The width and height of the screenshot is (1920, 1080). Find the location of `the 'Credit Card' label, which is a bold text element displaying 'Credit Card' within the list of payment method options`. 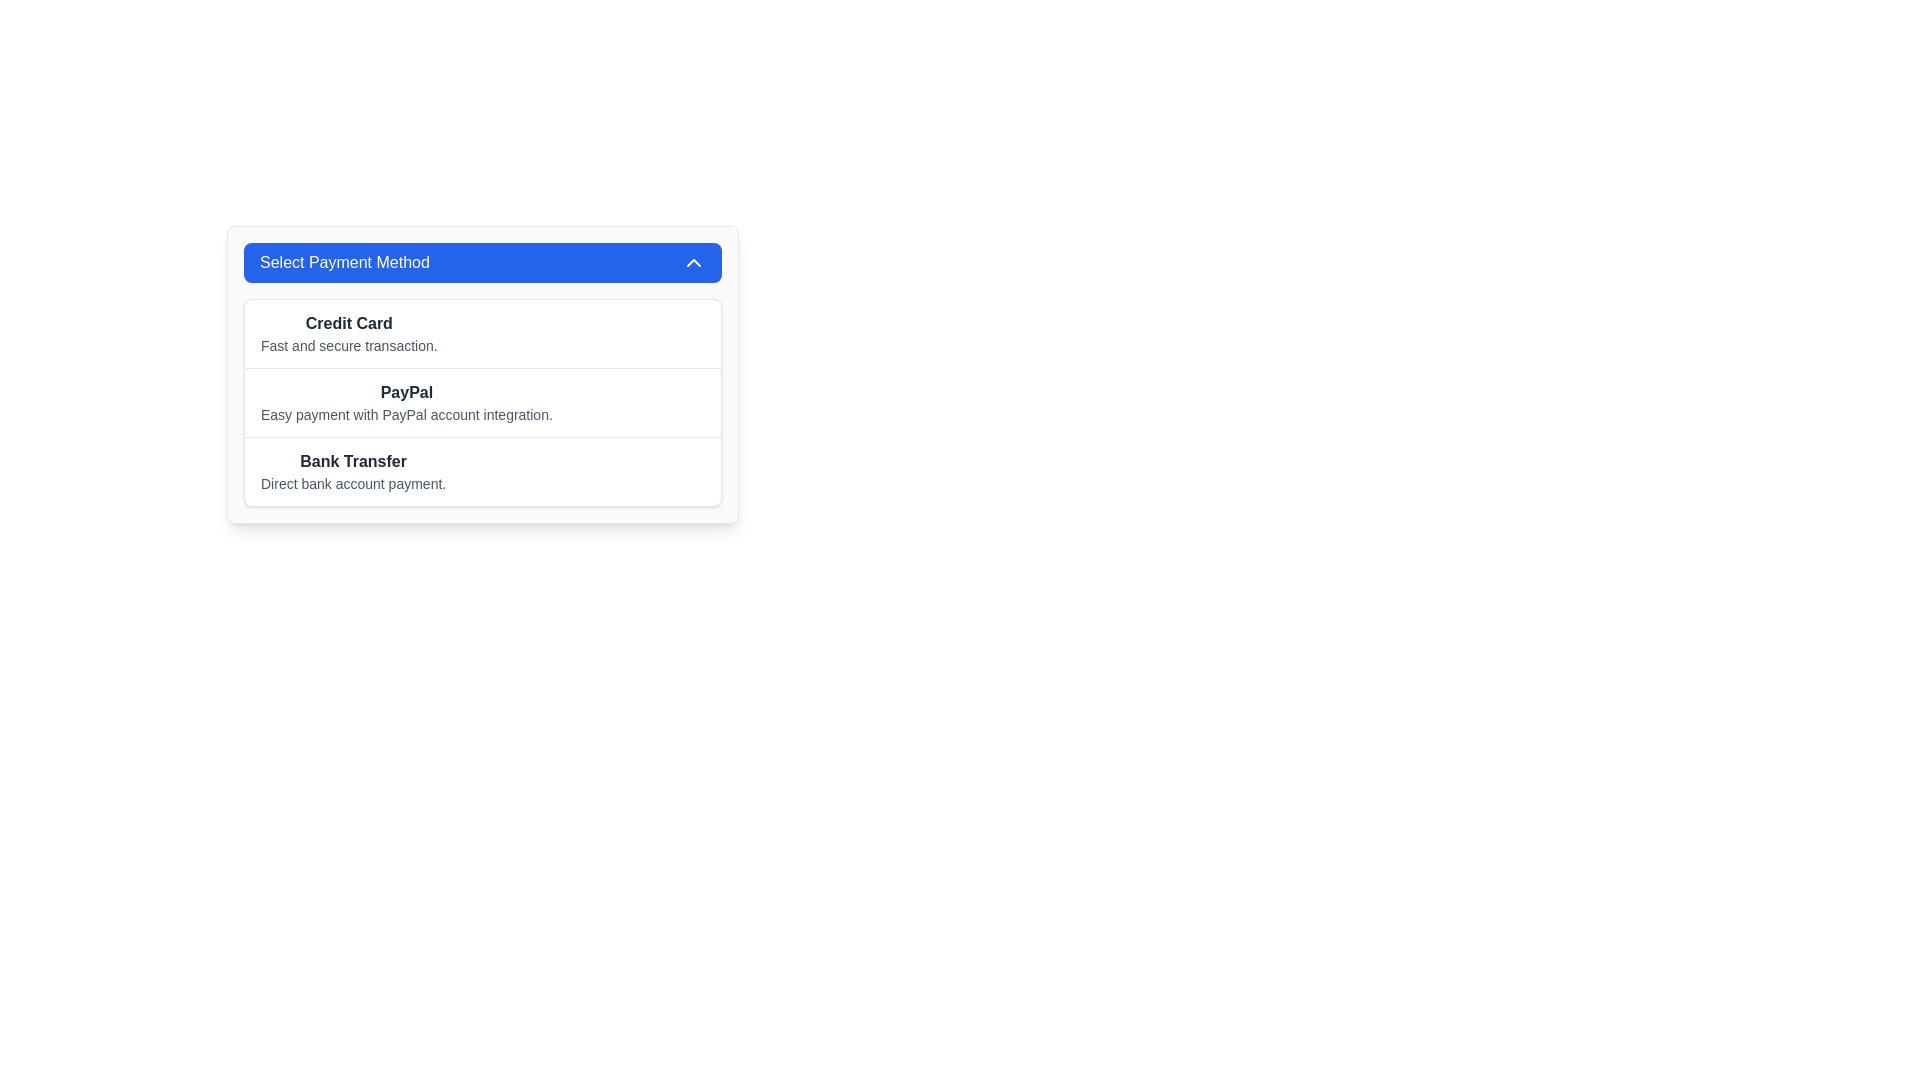

the 'Credit Card' label, which is a bold text element displaying 'Credit Card' within the list of payment method options is located at coordinates (349, 322).